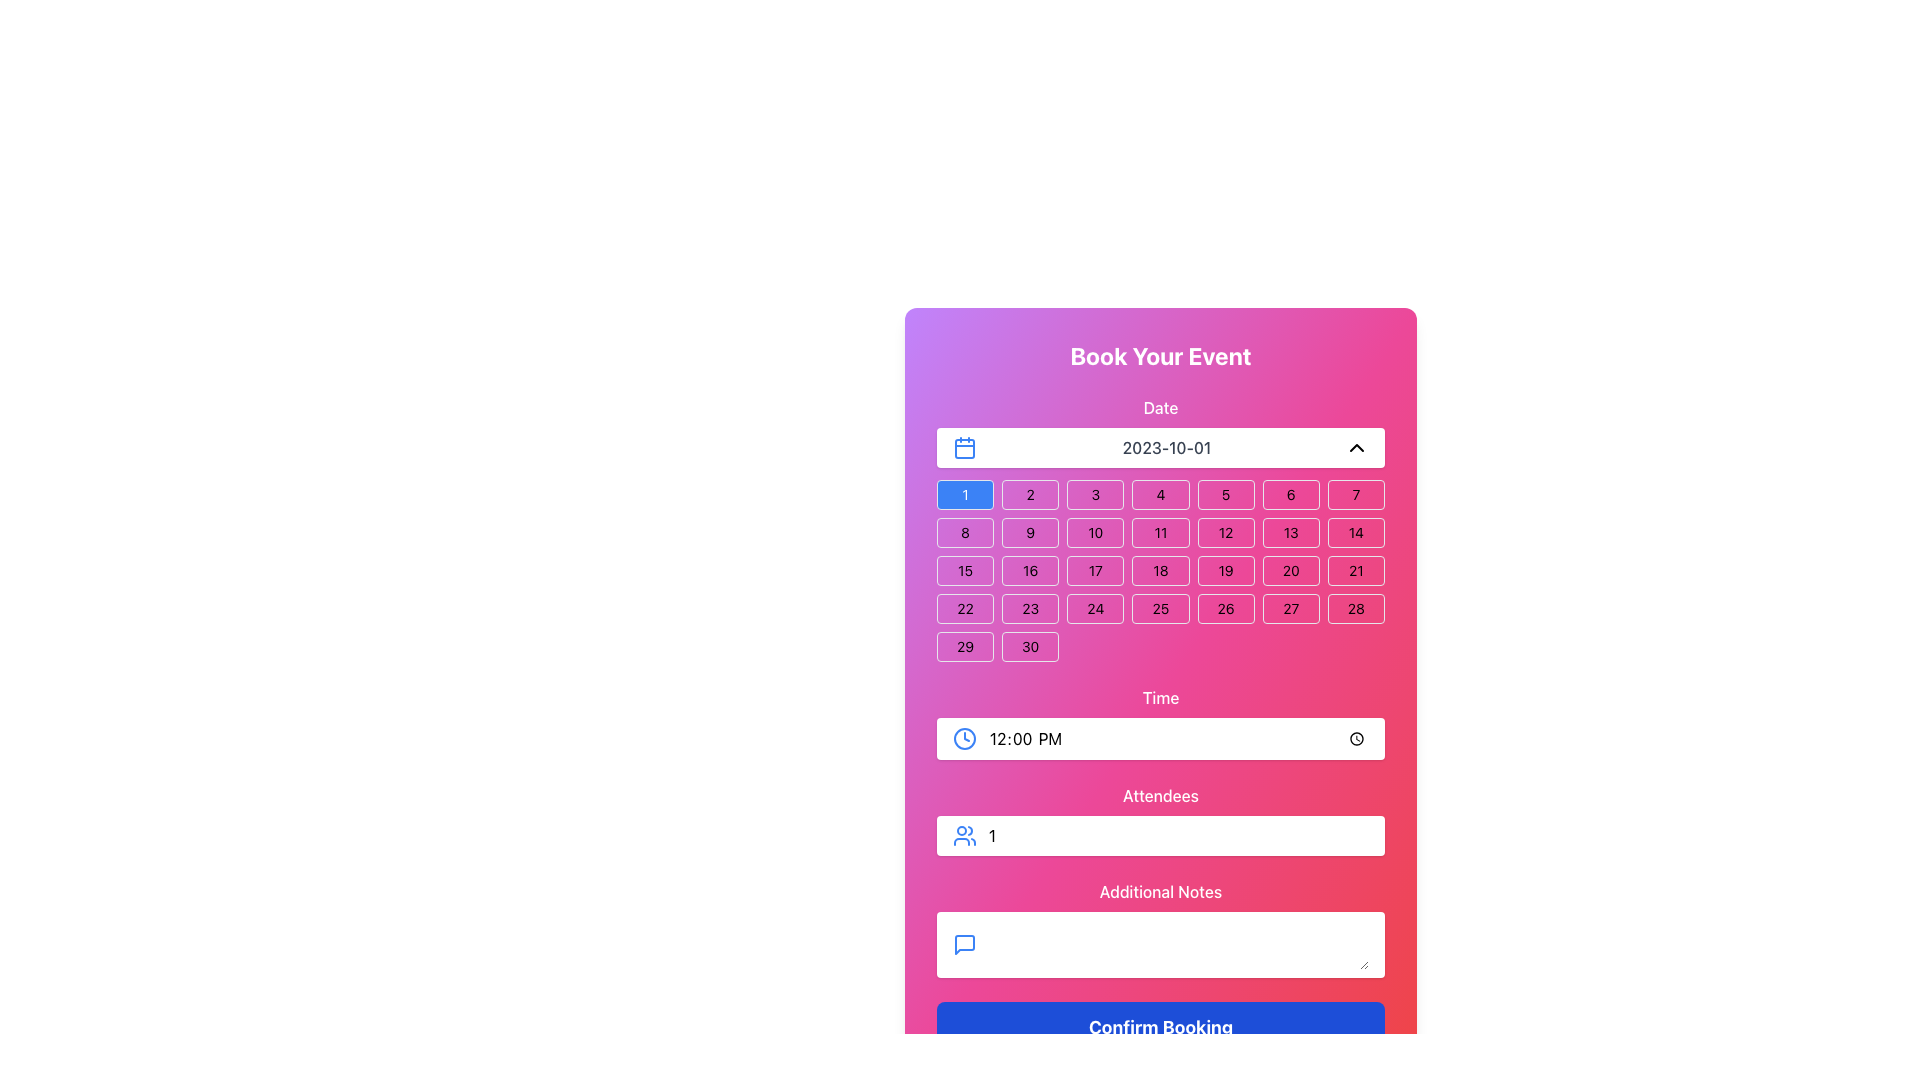 The width and height of the screenshot is (1920, 1080). I want to click on the button that selects the 9th day in the calendar on the 'Book Your Event' interface, which is located in the second row and second column of the calendar grid layout, so click(1030, 531).